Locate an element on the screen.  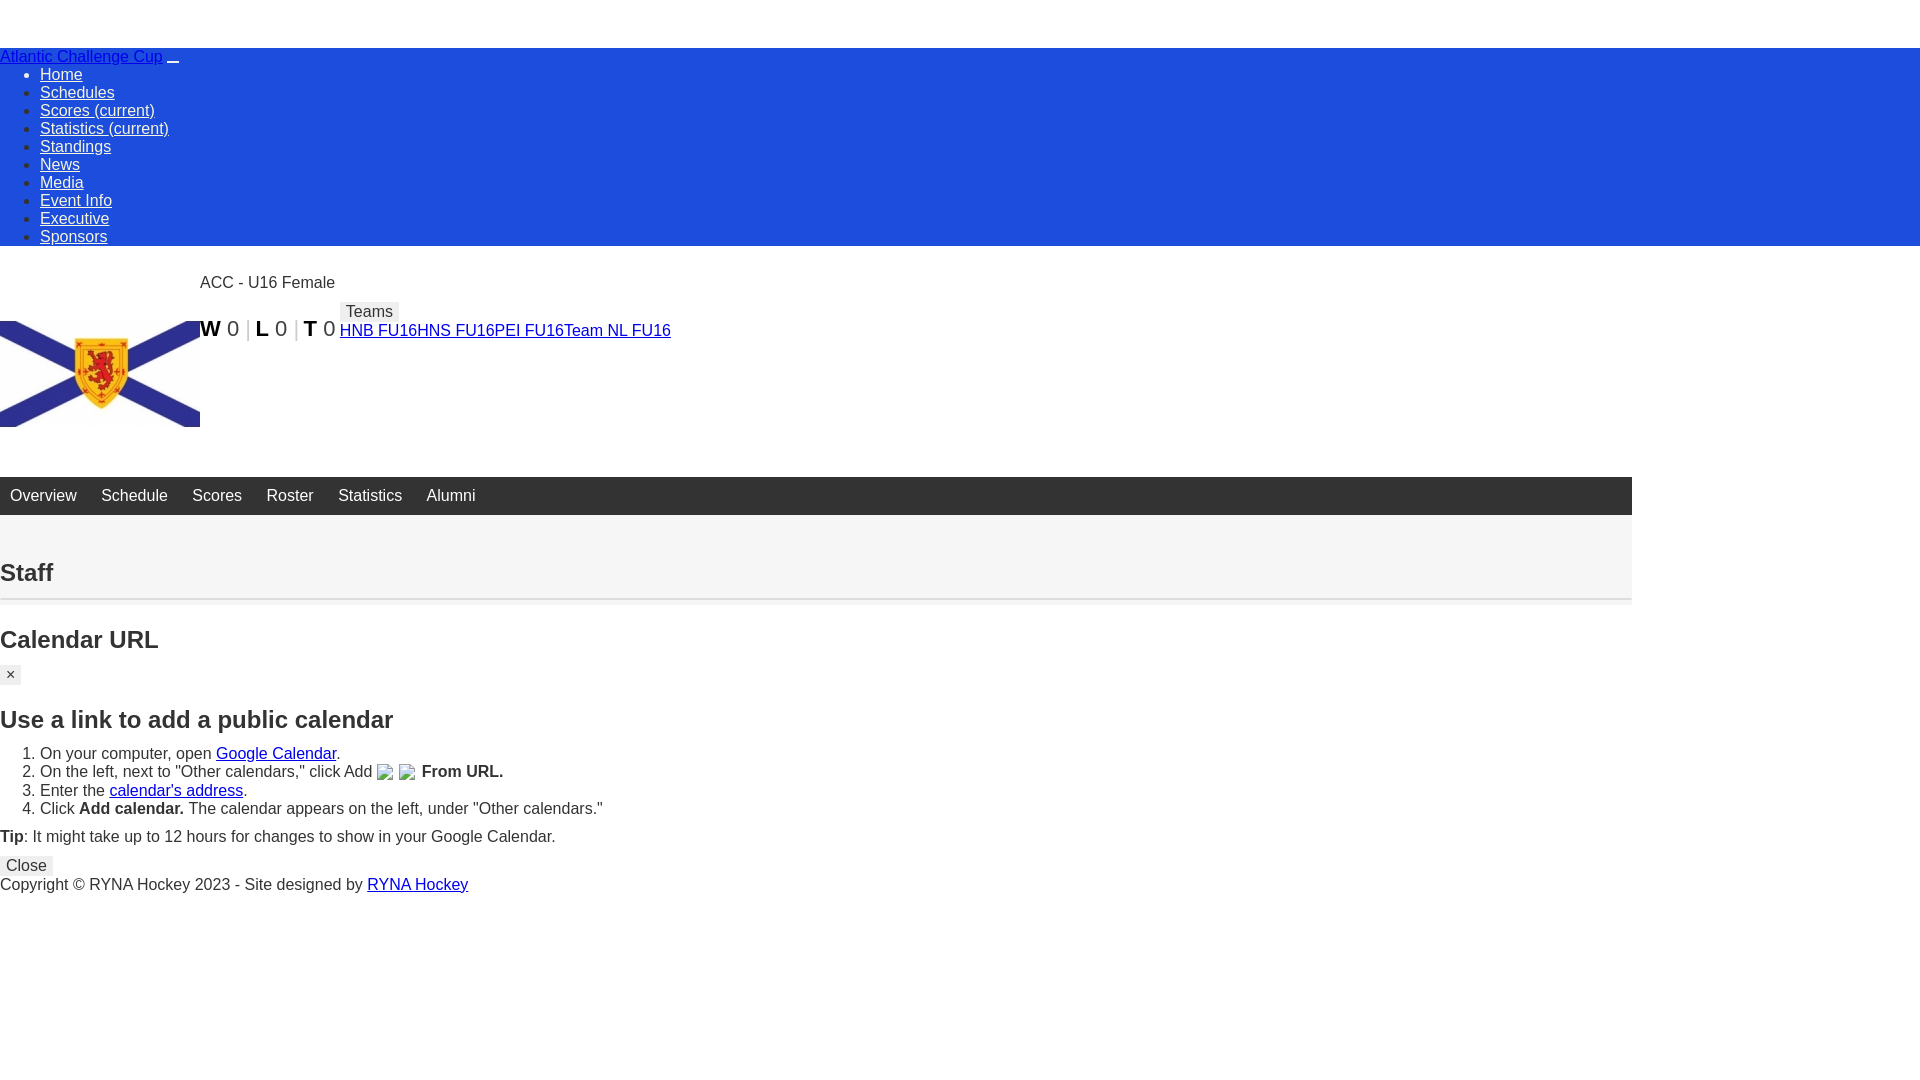
'Sponsors' is located at coordinates (39, 235).